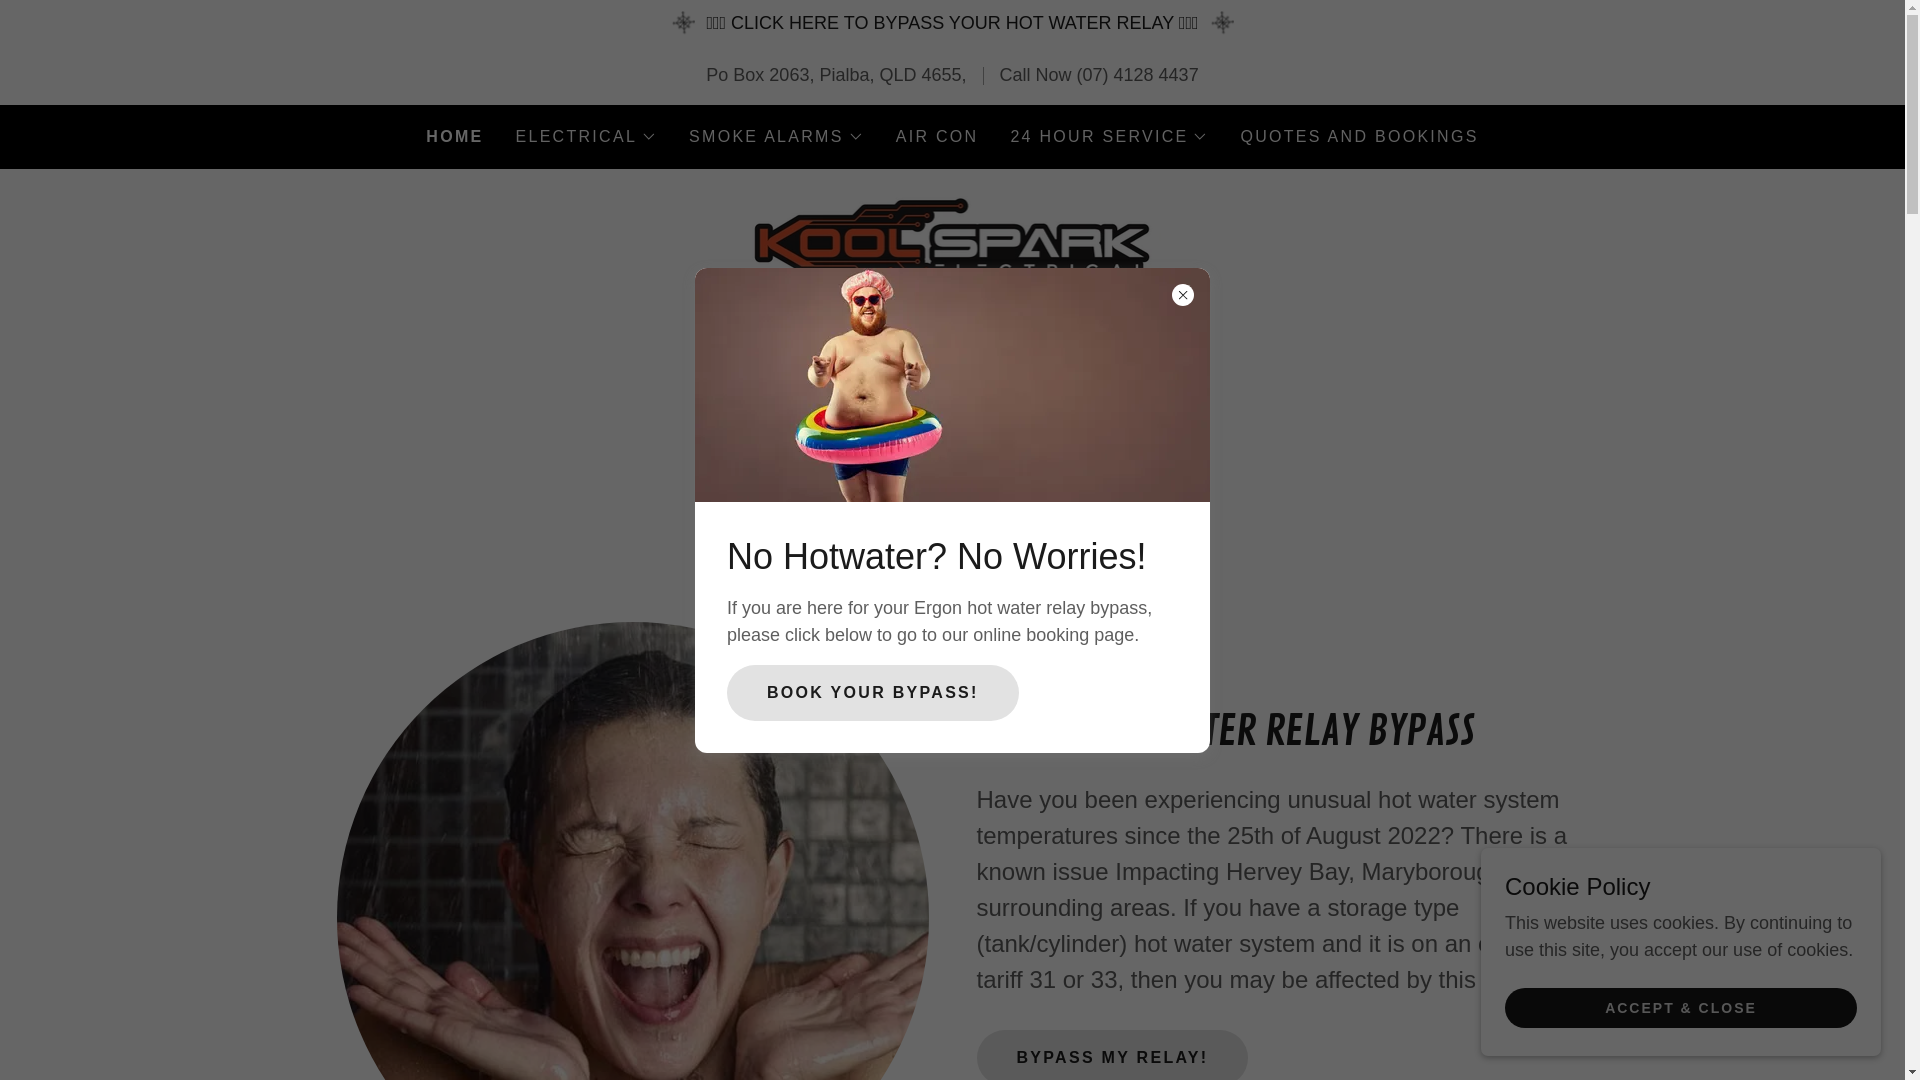 Image resolution: width=1920 pixels, height=1080 pixels. I want to click on 'QUOTES AND BOOKINGS', so click(1358, 136).